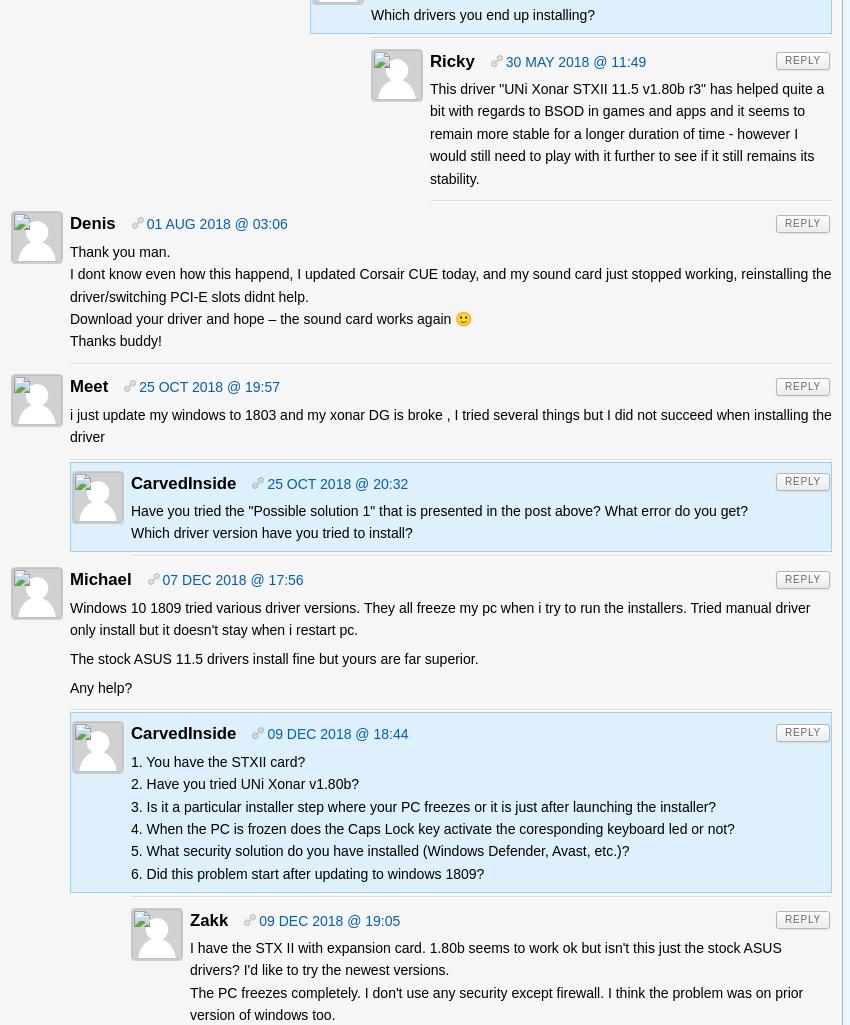 Image resolution: width=850 pixels, height=1025 pixels. I want to click on '09 Dec 2018 @ 19:05', so click(257, 919).